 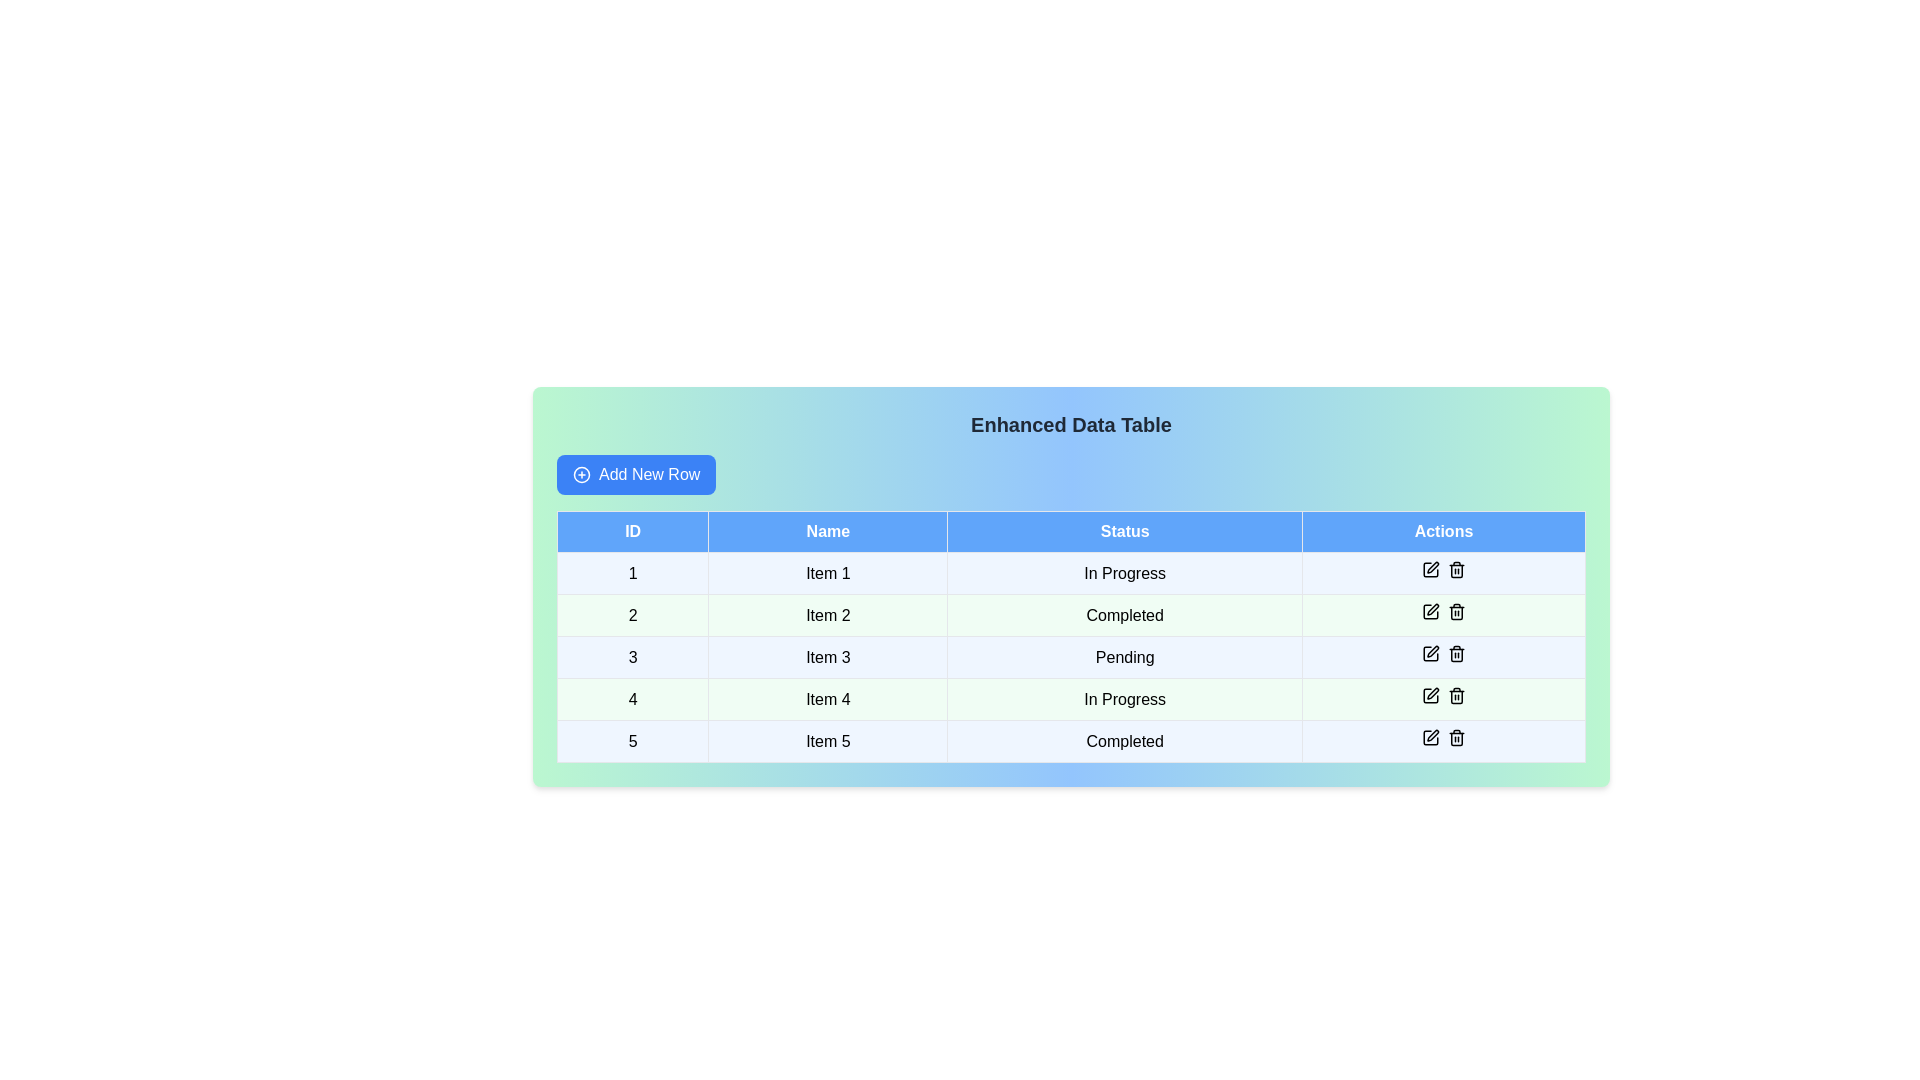 I want to click on the delete icon button located in the rightmost cell of the third row under the 'Actions' column, so click(x=1456, y=654).